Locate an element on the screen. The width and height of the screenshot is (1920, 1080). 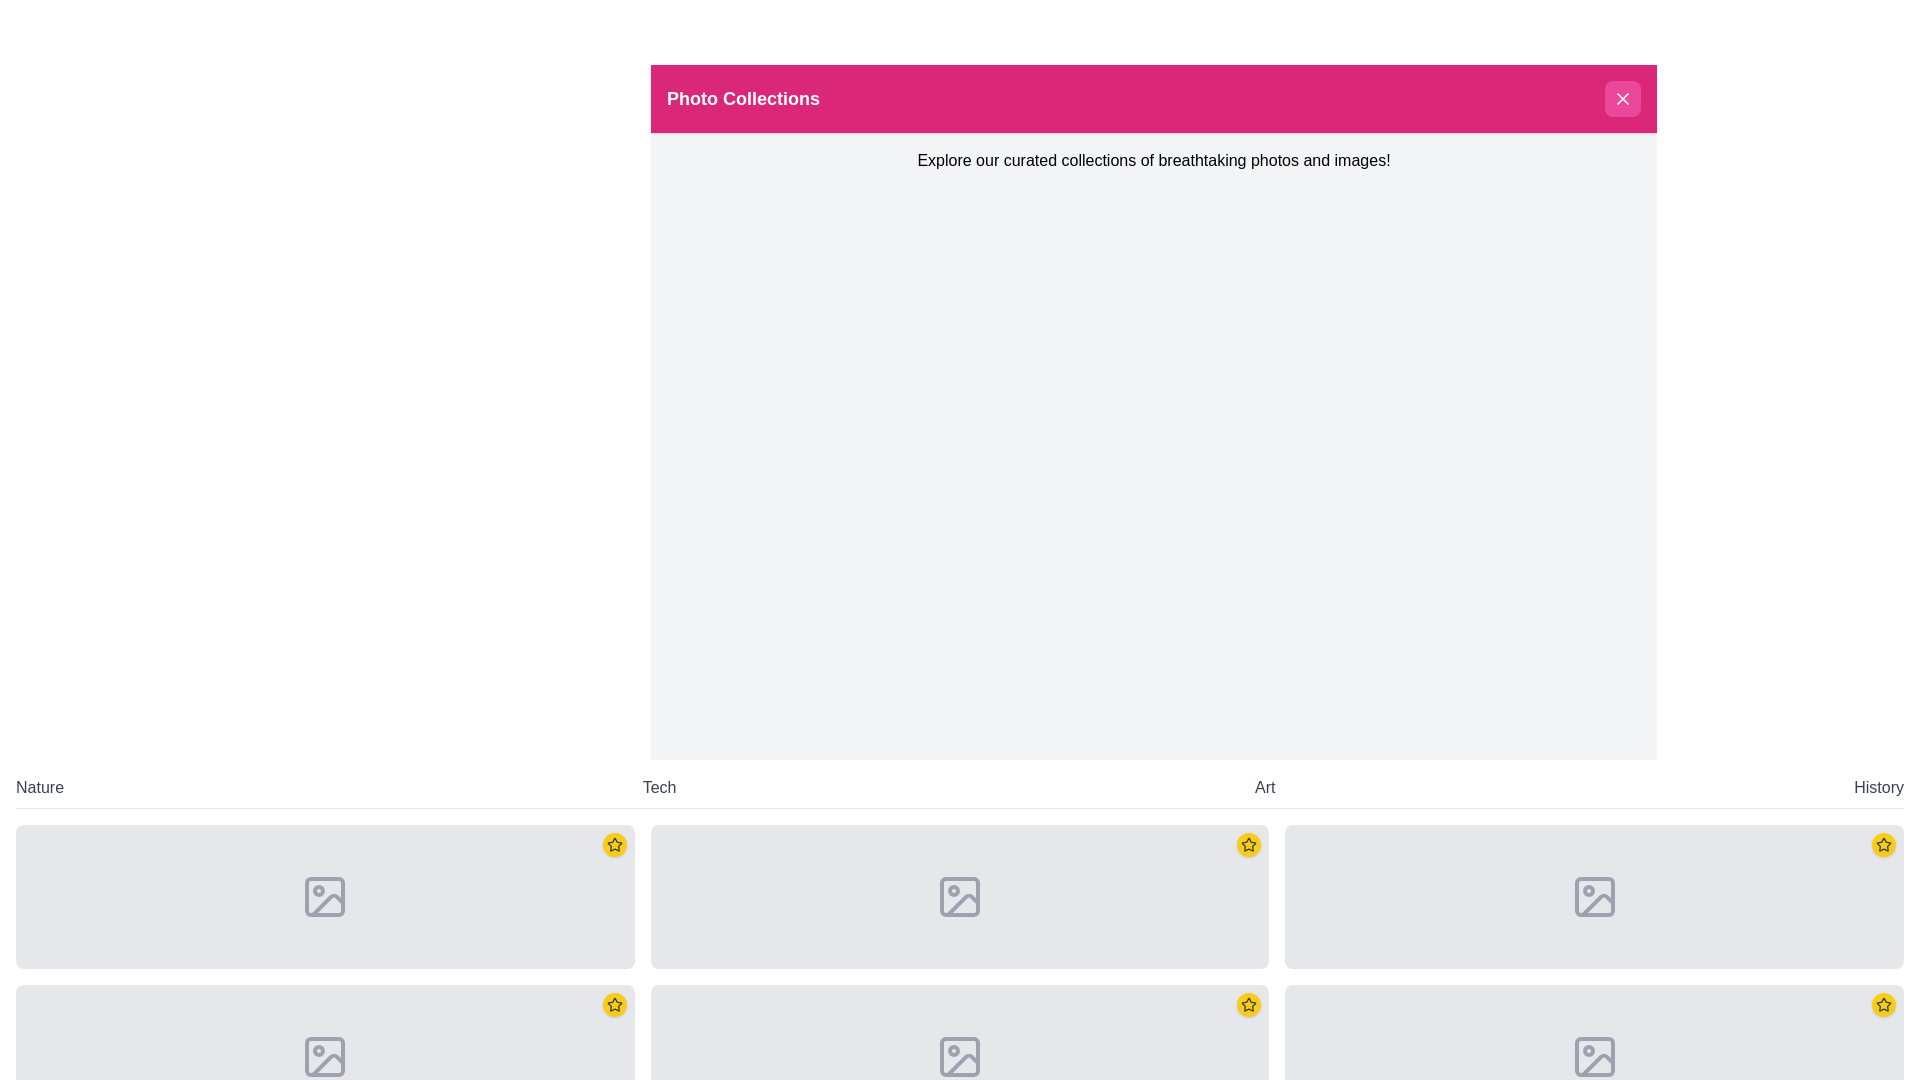
the card element with a light gray background and a star badge is located at coordinates (325, 896).